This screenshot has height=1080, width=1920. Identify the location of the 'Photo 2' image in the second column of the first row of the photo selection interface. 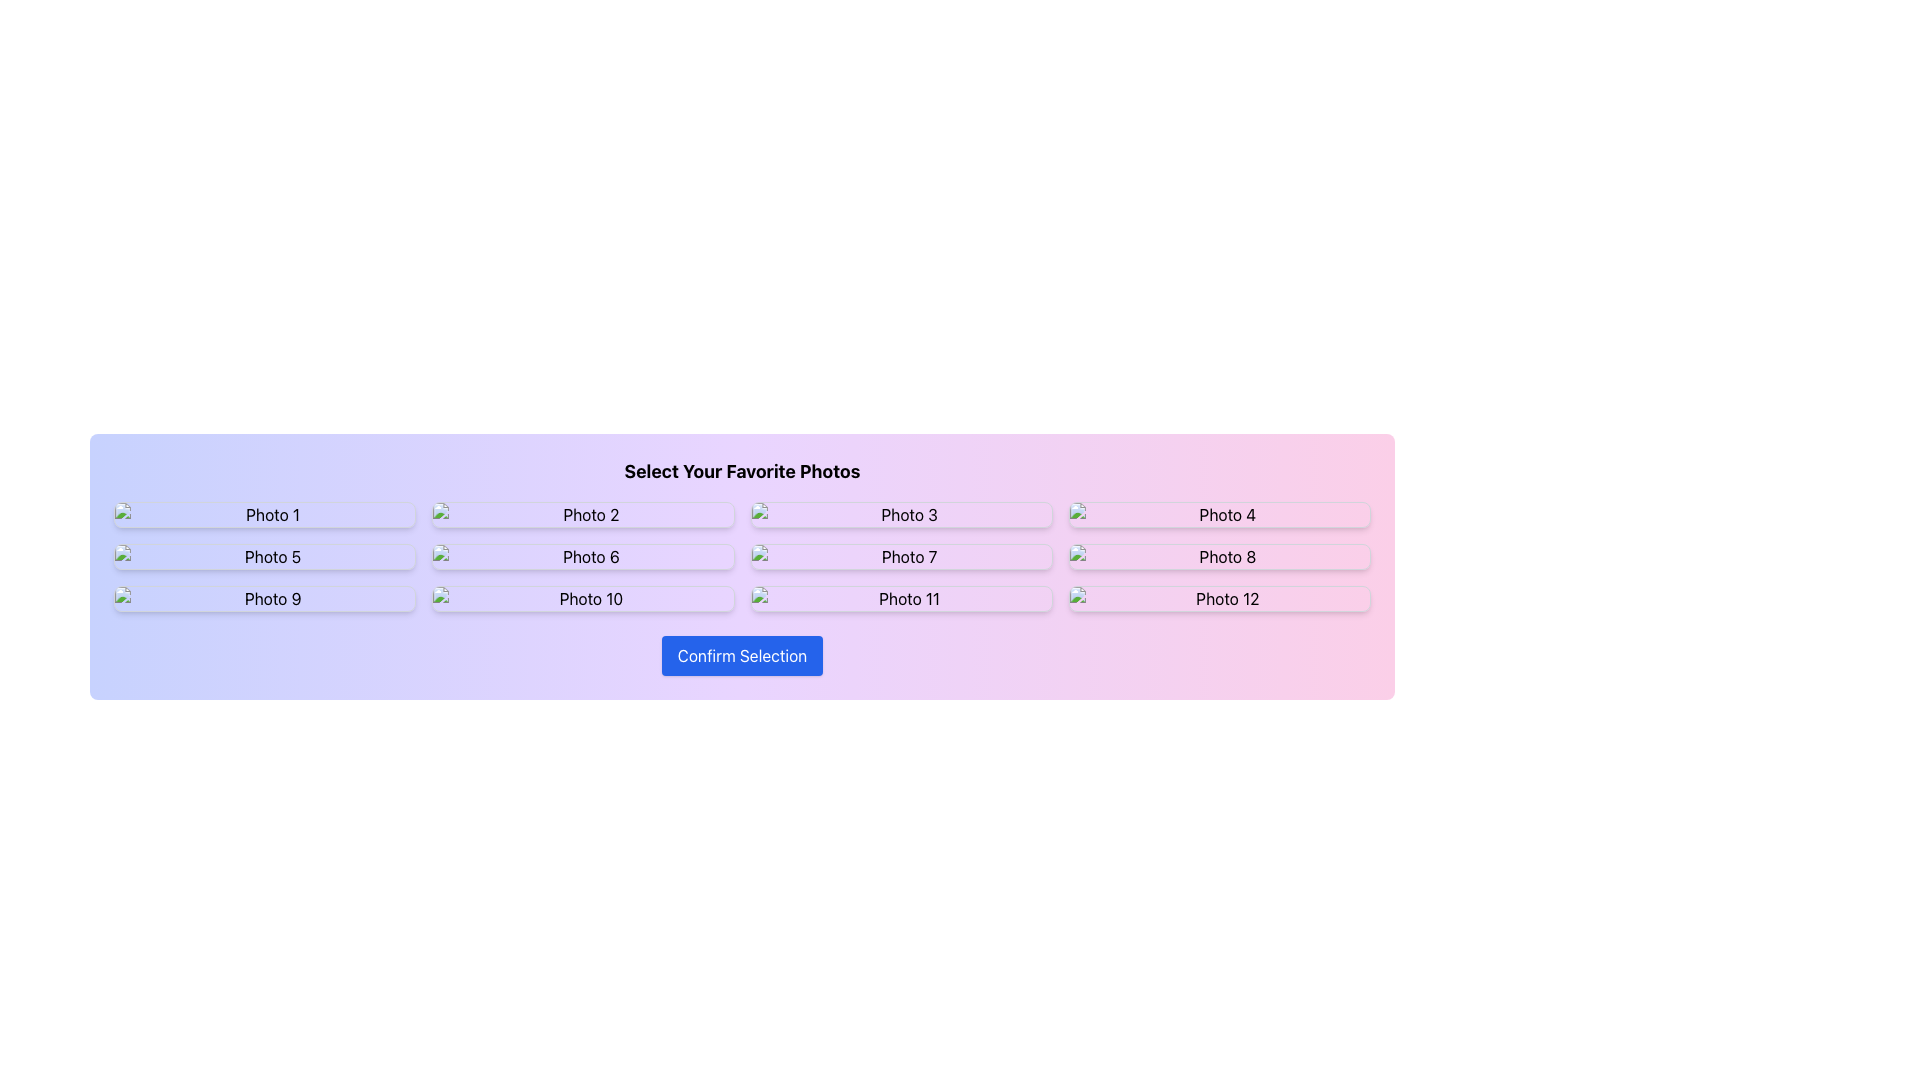
(582, 514).